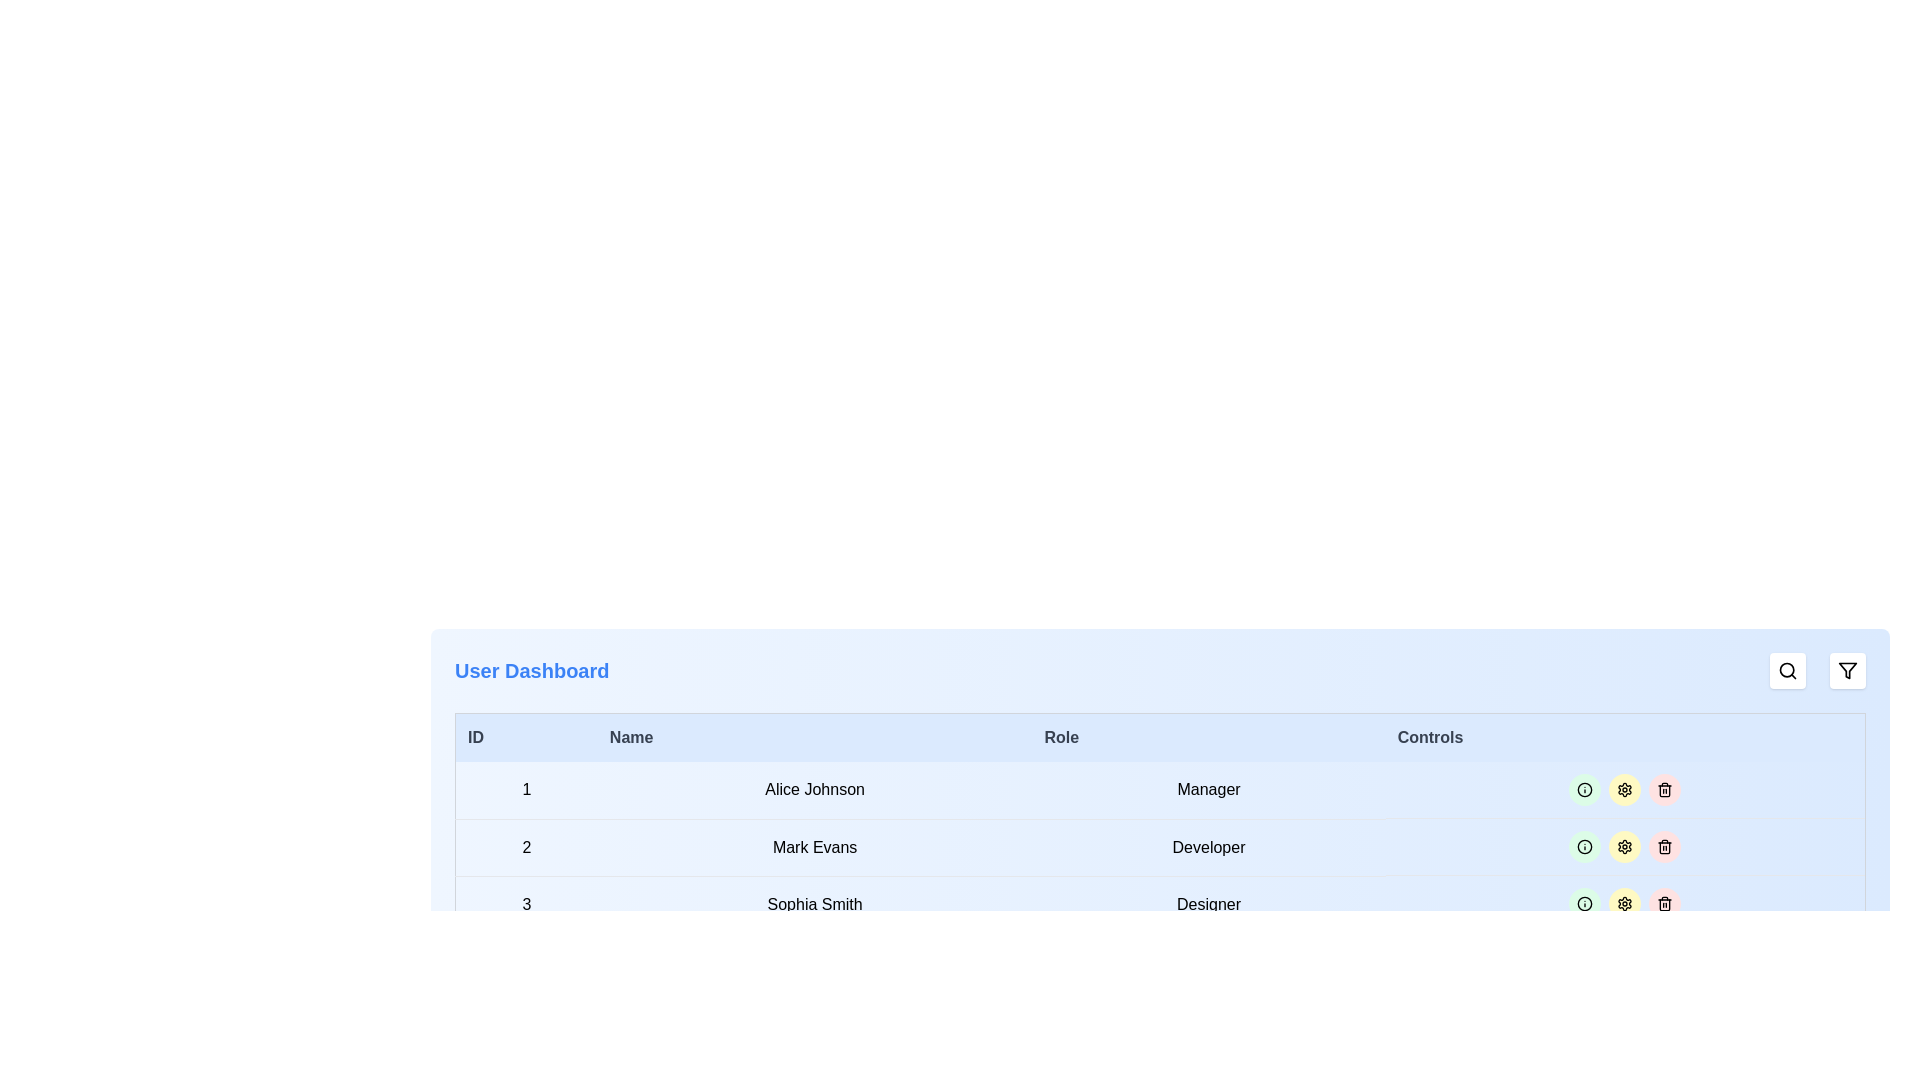 This screenshot has height=1080, width=1920. What do you see at coordinates (1625, 903) in the screenshot?
I see `the gear or settings icon located in the bottom-most row of the 'Controls' column in the user dashboard` at bounding box center [1625, 903].